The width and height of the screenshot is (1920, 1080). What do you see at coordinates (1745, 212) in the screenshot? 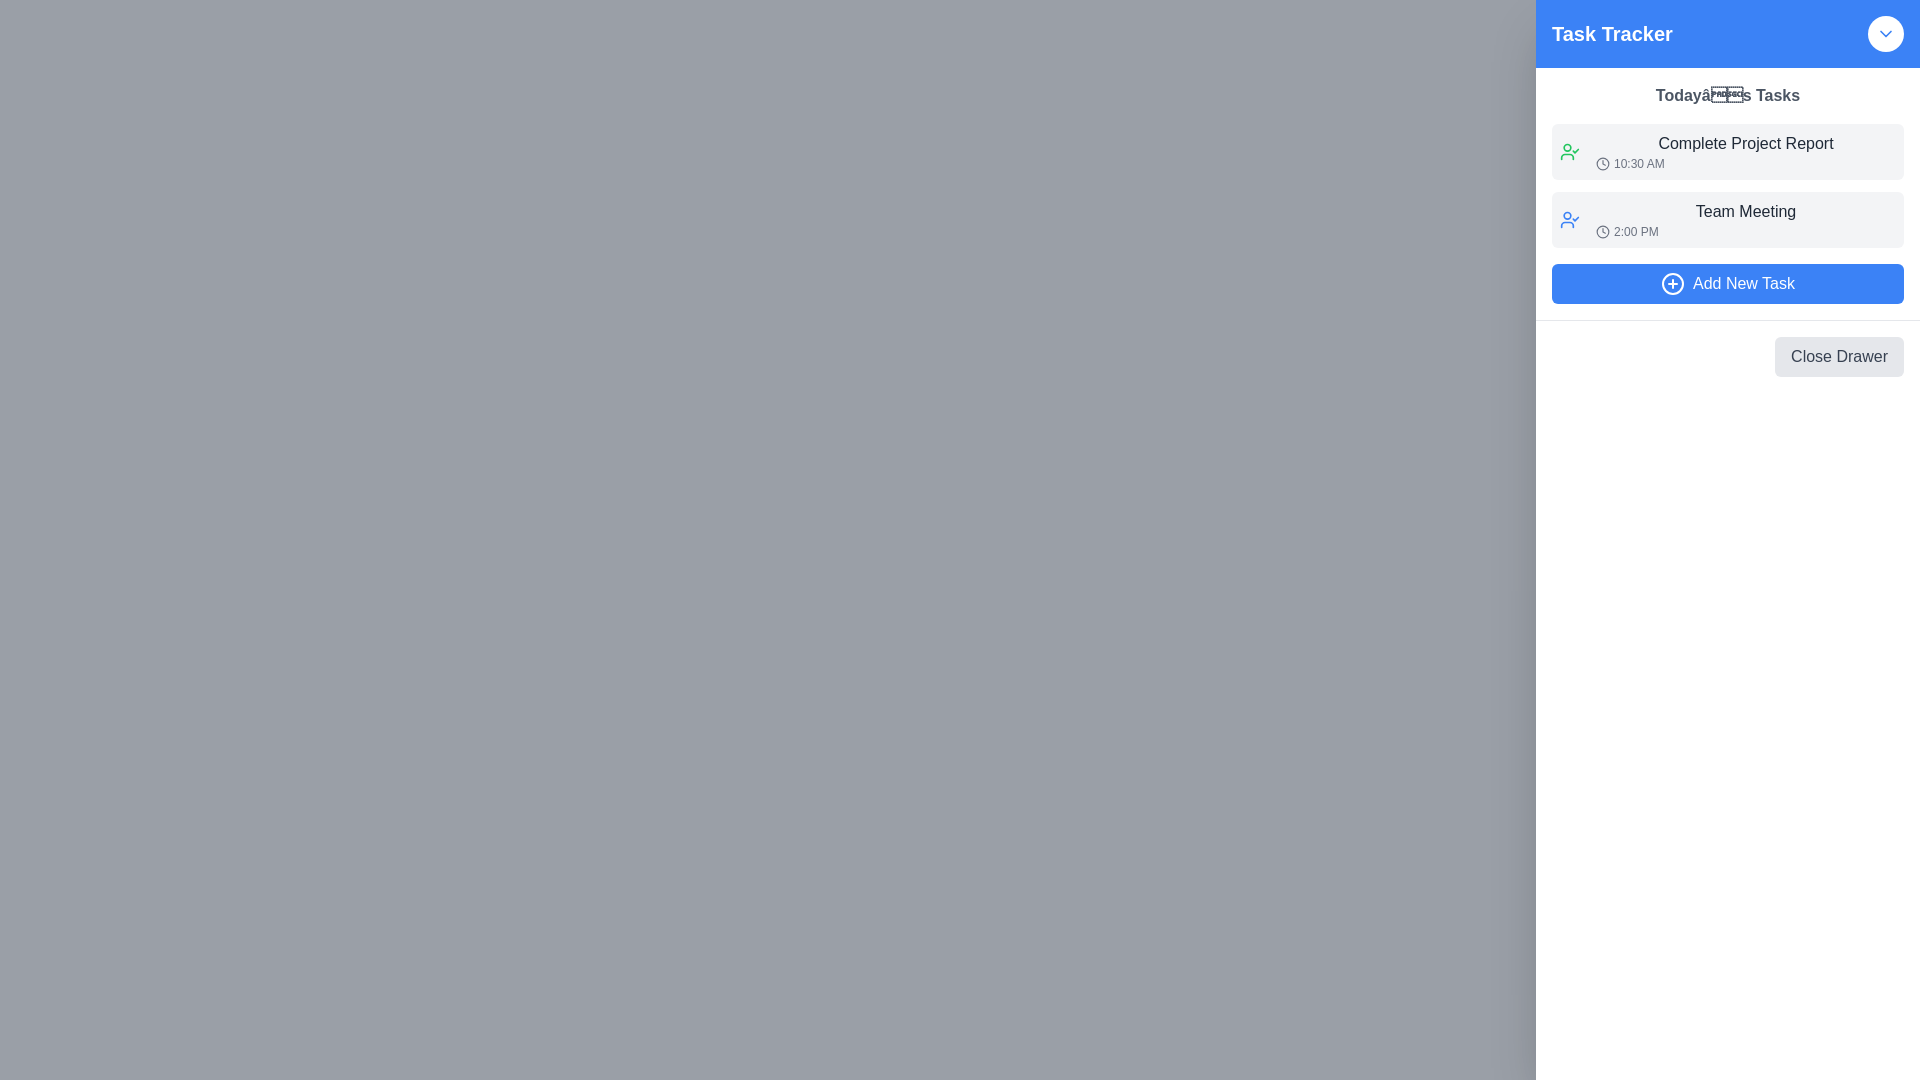
I see `the heading label located in the 'Team Meeting 2:00 PM' section of 'Today's Tasks', positioned above the text '2:00 PM'` at bounding box center [1745, 212].